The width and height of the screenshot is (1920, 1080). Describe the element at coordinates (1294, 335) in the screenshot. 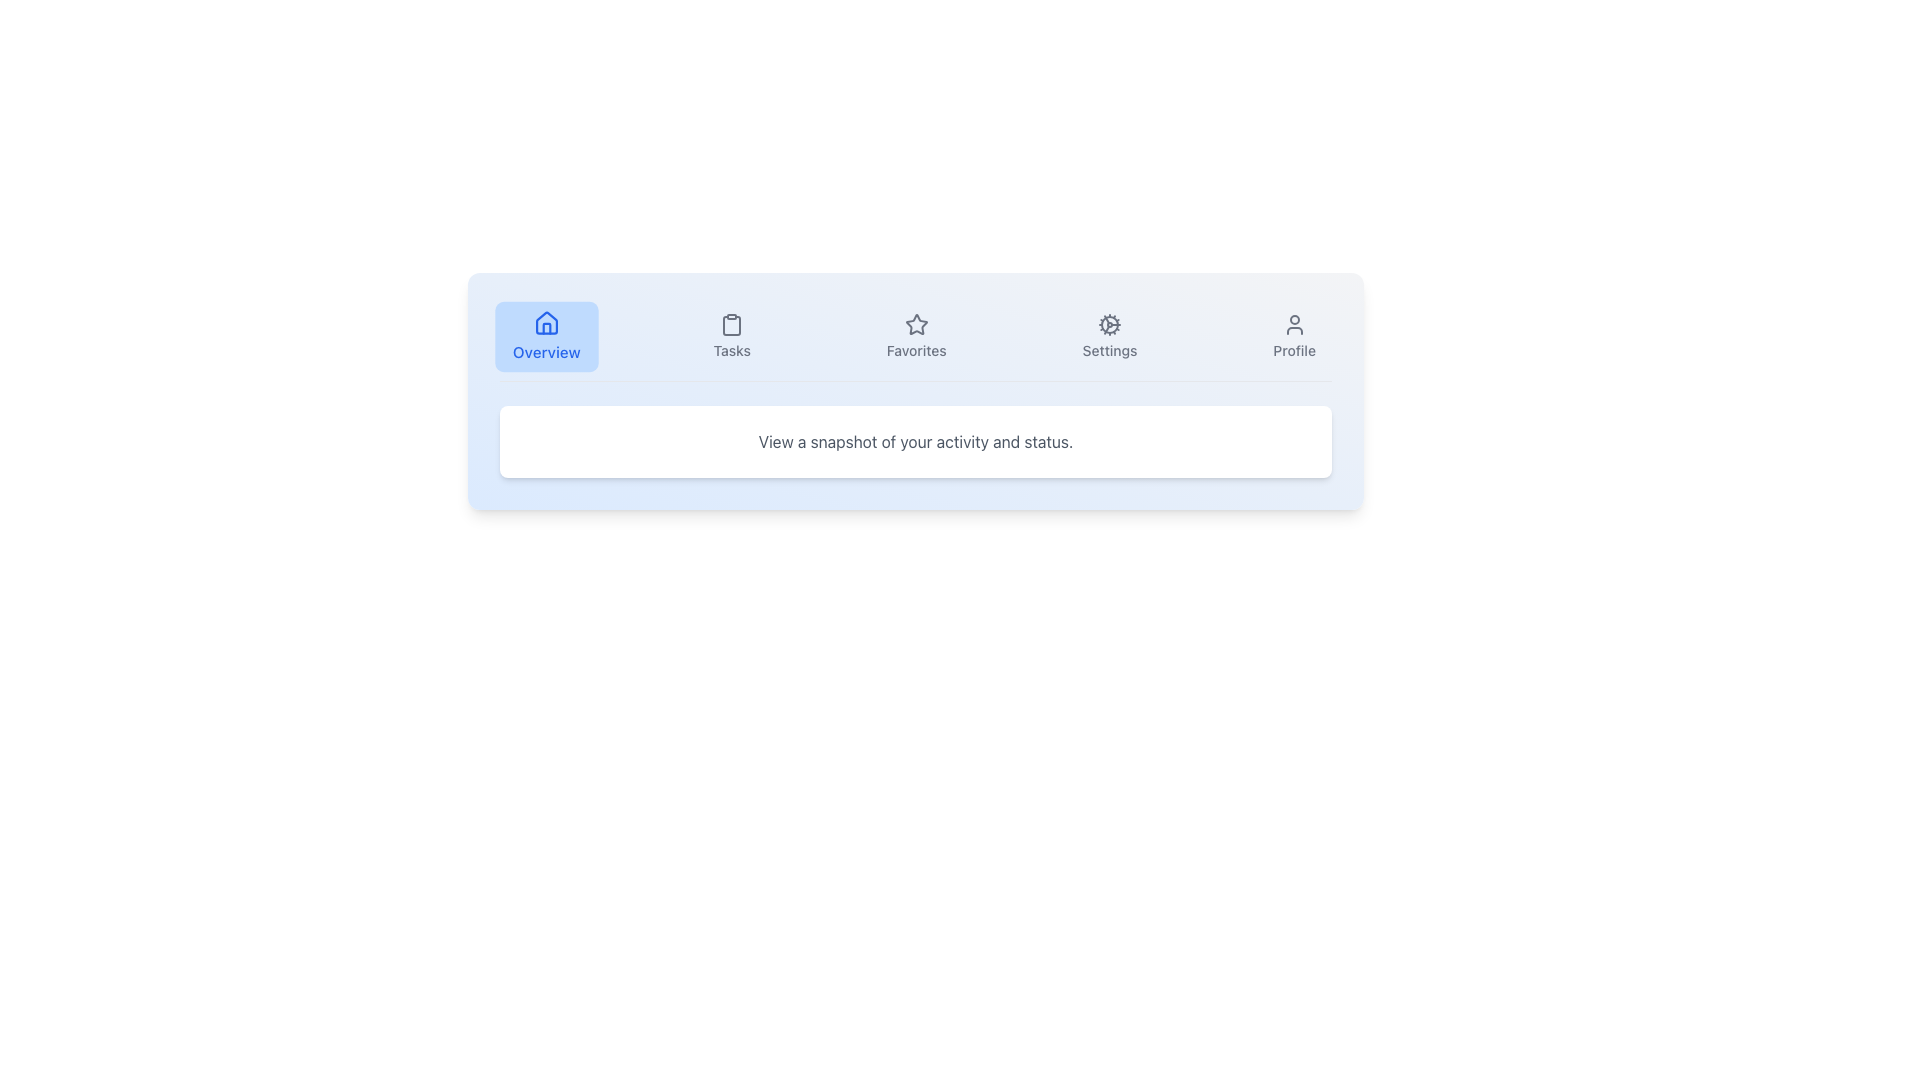

I see `the 'Profile' button, which is the last item in the navigation bar featuring a user icon and styled text` at that location.